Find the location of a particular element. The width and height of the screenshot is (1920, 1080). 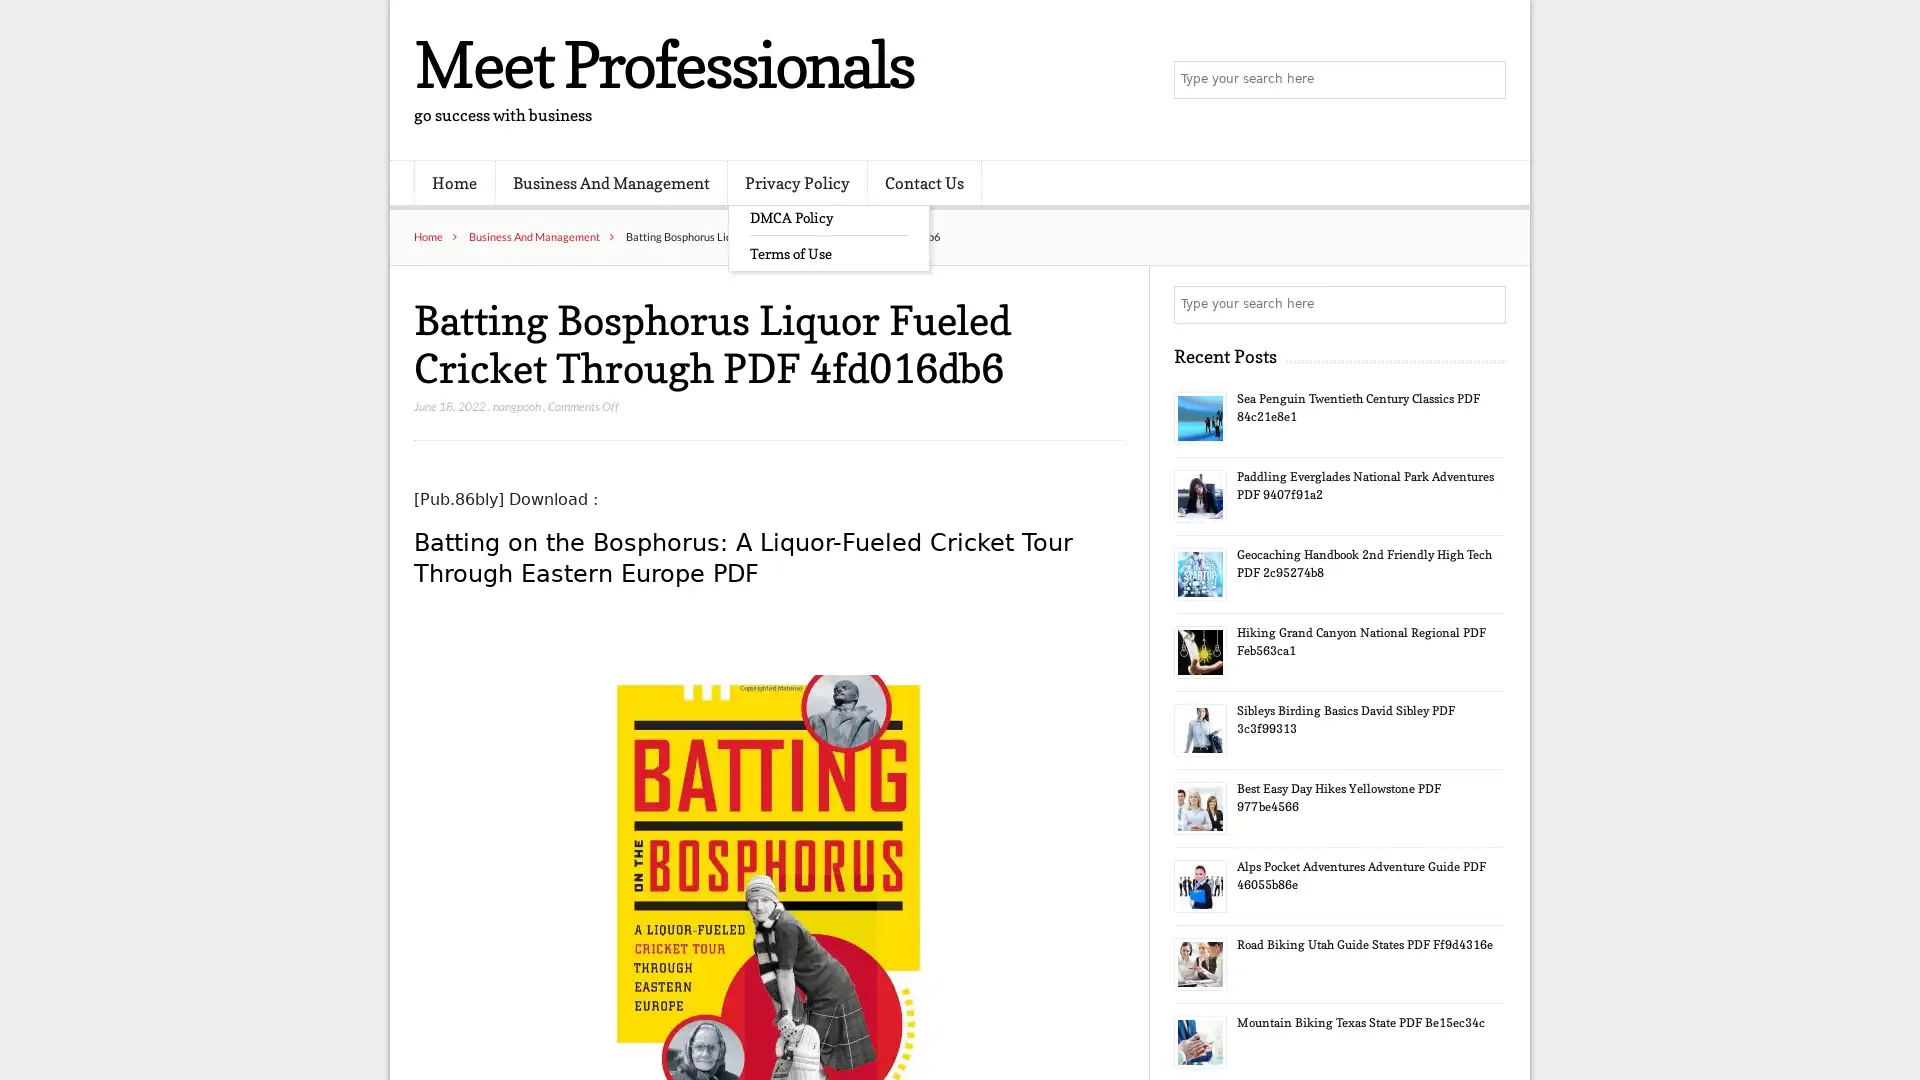

Search is located at coordinates (1485, 304).